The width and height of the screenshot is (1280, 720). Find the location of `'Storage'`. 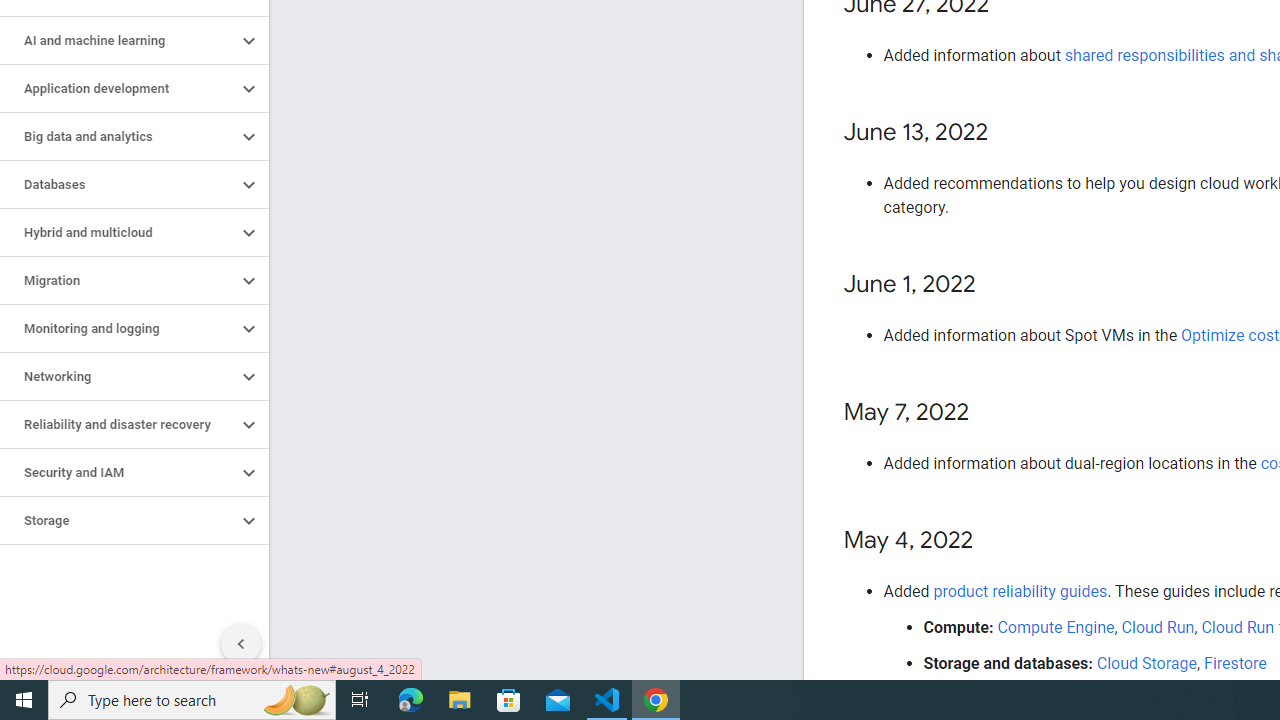

'Storage' is located at coordinates (117, 519).